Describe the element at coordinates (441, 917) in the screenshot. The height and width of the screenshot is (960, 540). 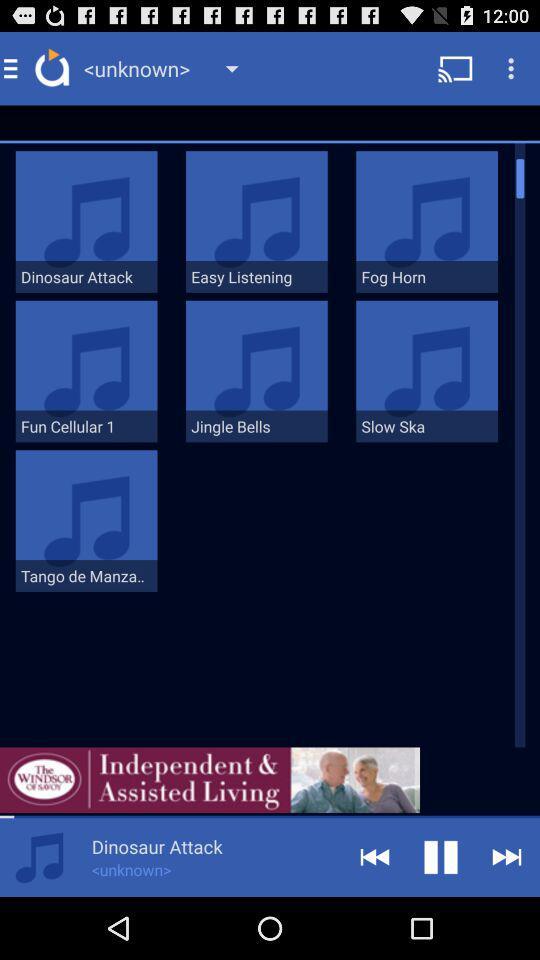
I see `the pause icon` at that location.